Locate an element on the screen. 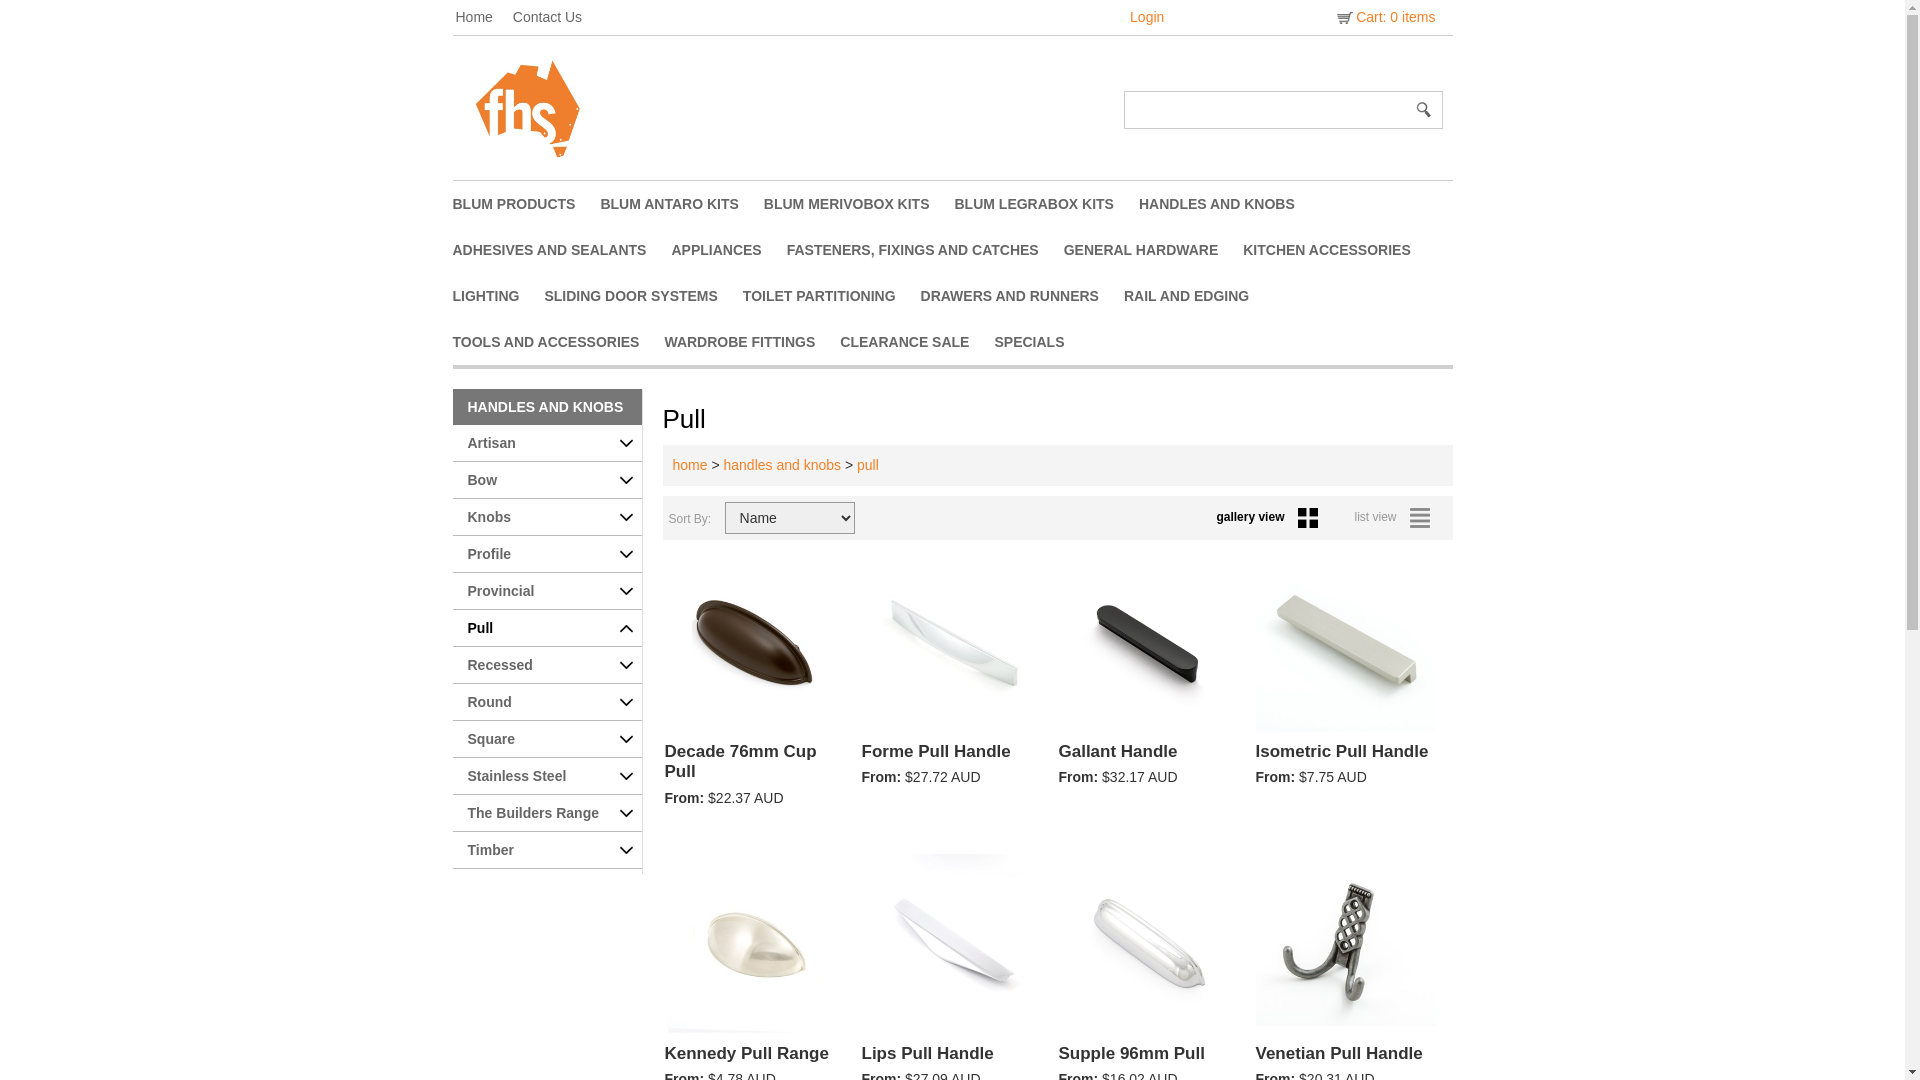 This screenshot has width=1920, height=1080. 'Bow' is located at coordinates (450, 480).